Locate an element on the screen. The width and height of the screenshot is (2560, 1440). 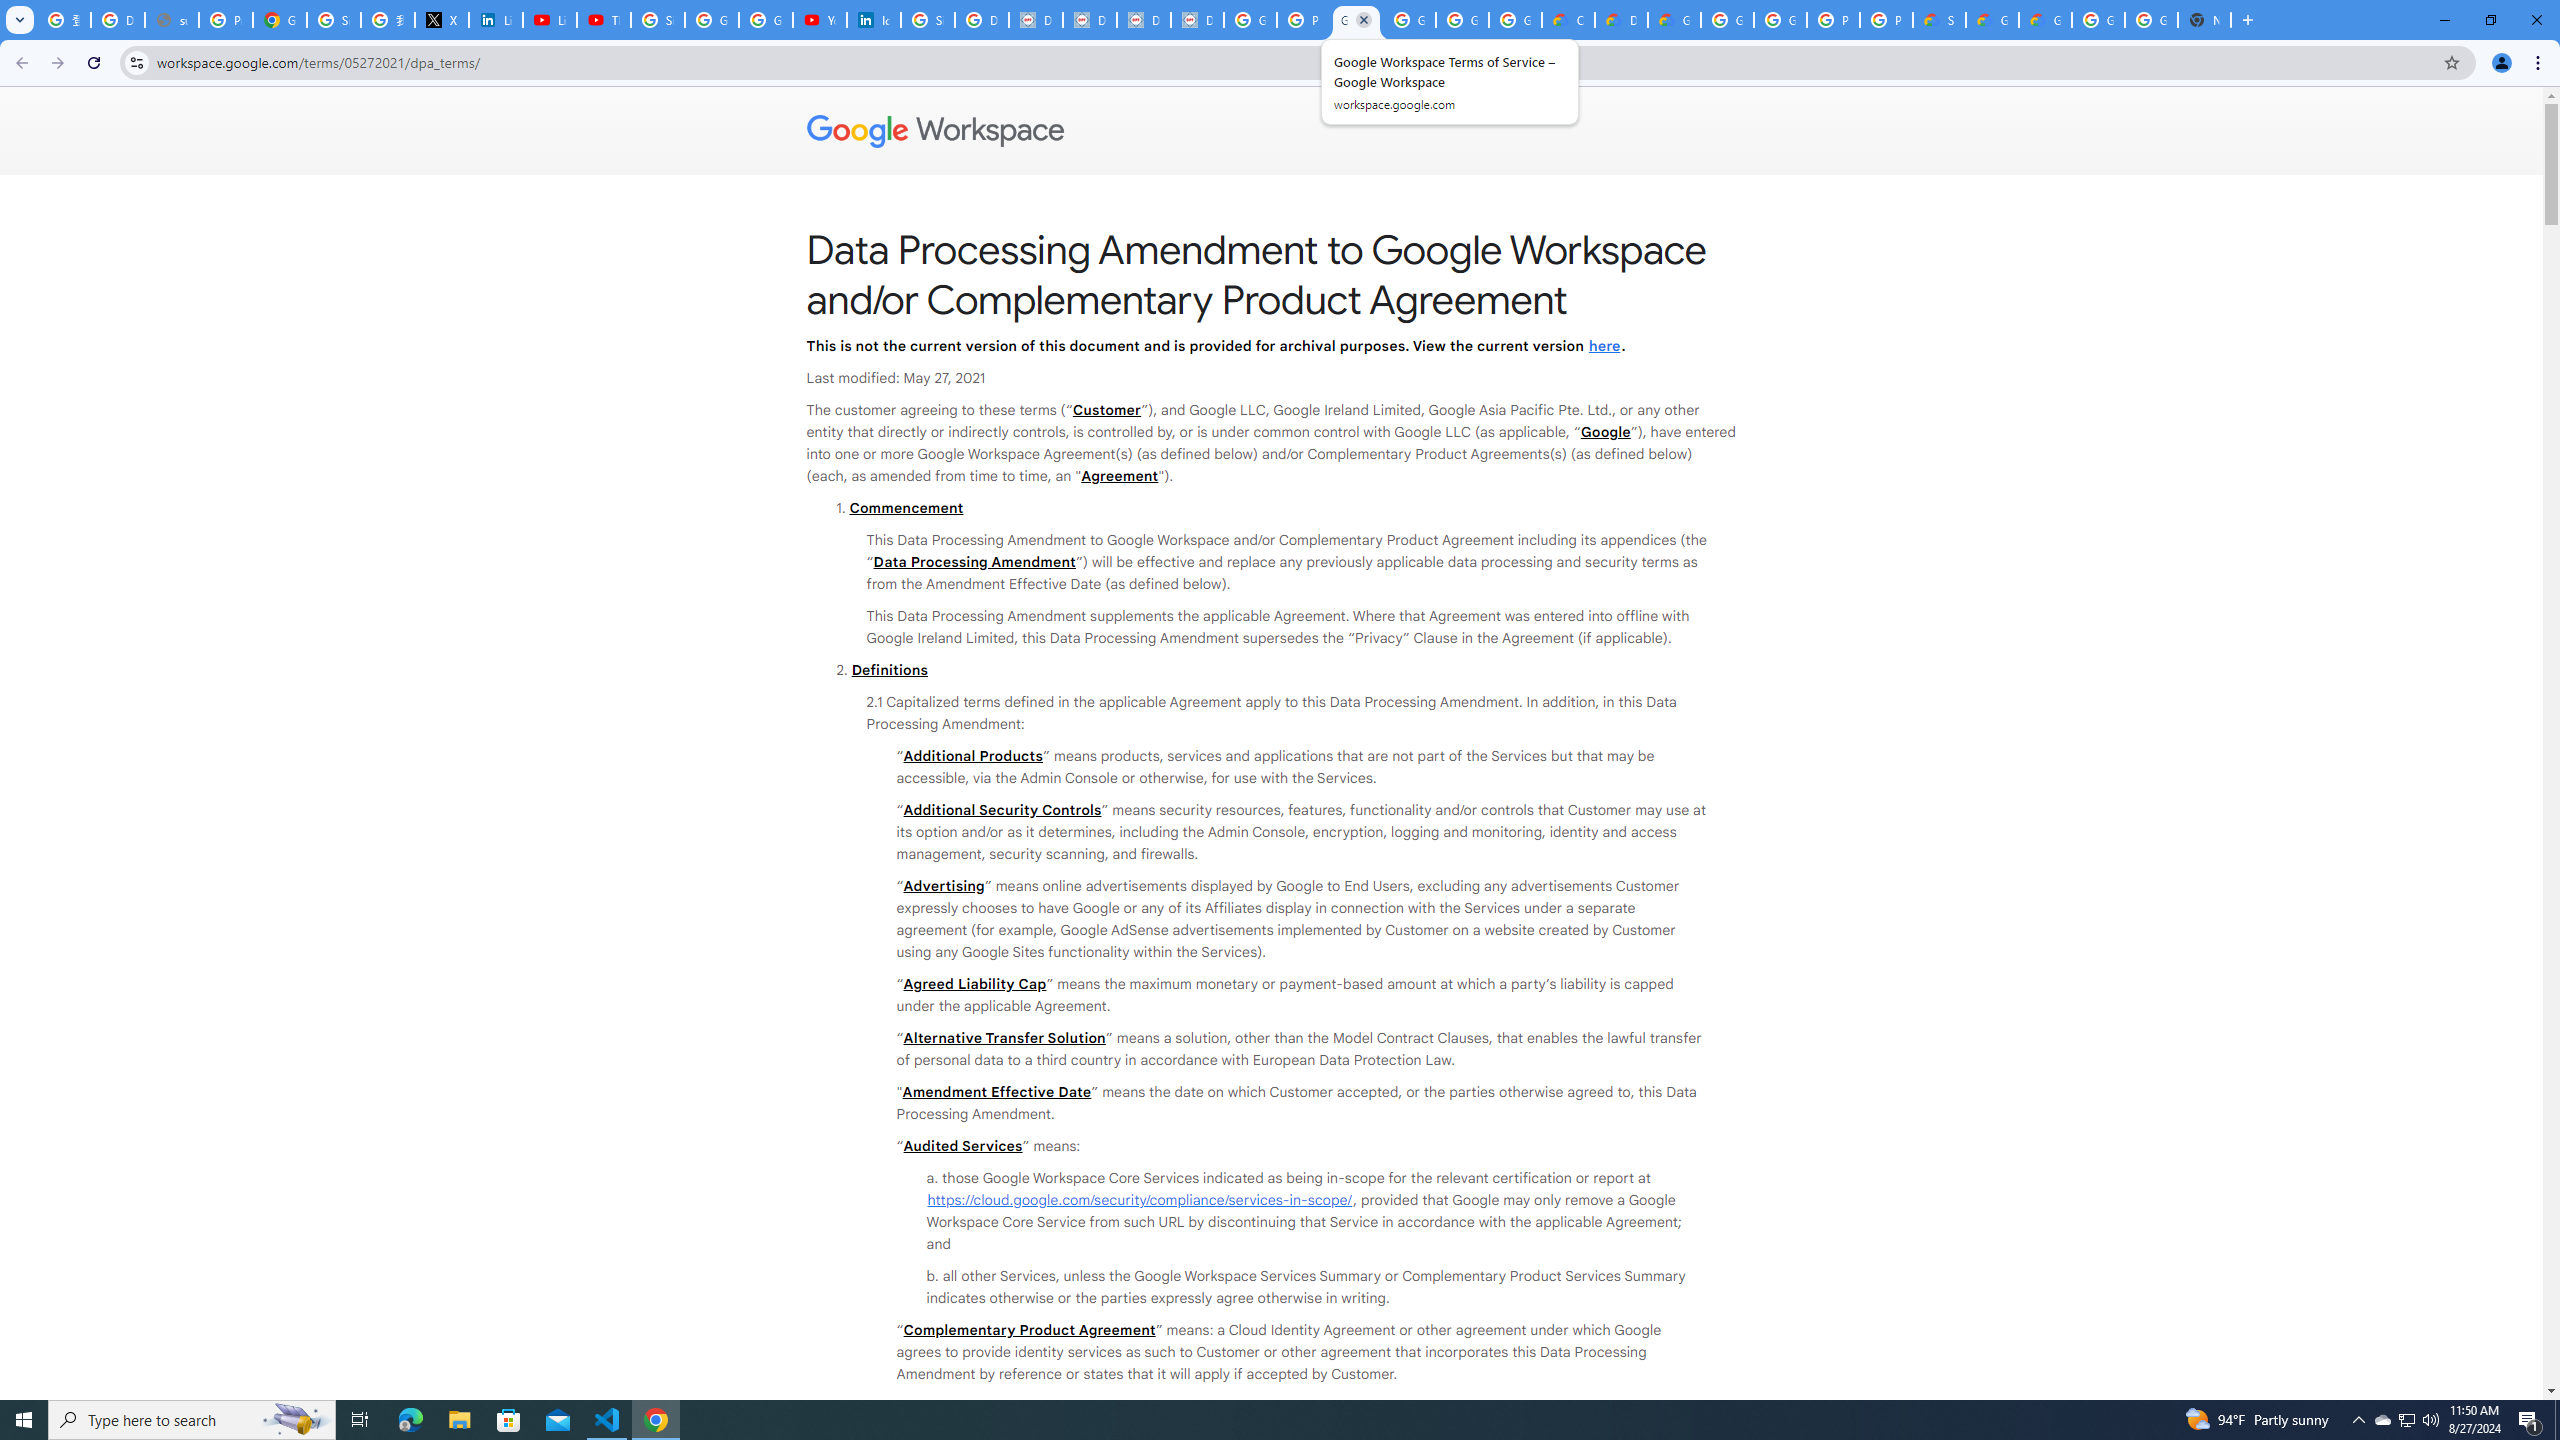
'New Tab' is located at coordinates (2204, 19).